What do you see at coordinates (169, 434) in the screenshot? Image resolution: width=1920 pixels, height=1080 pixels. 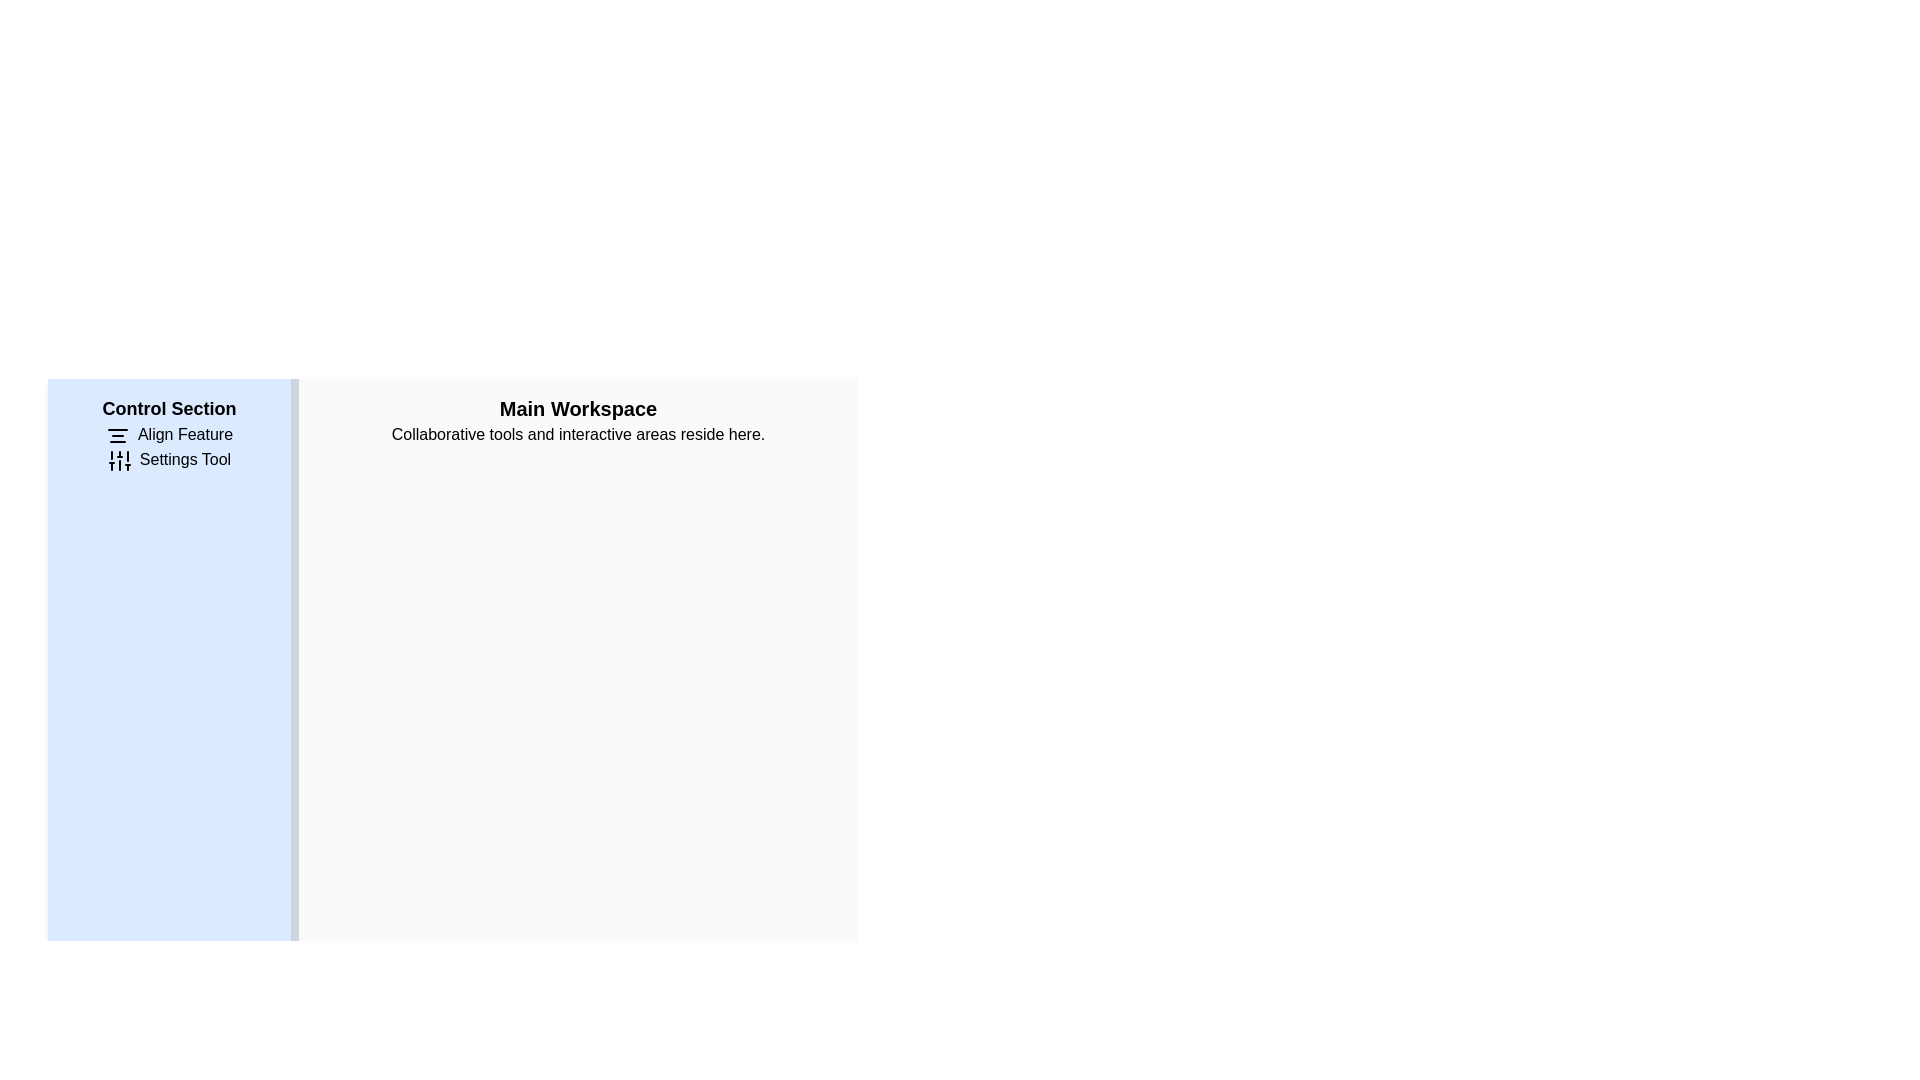 I see `the first menu item in the 'Control Section' panel` at bounding box center [169, 434].